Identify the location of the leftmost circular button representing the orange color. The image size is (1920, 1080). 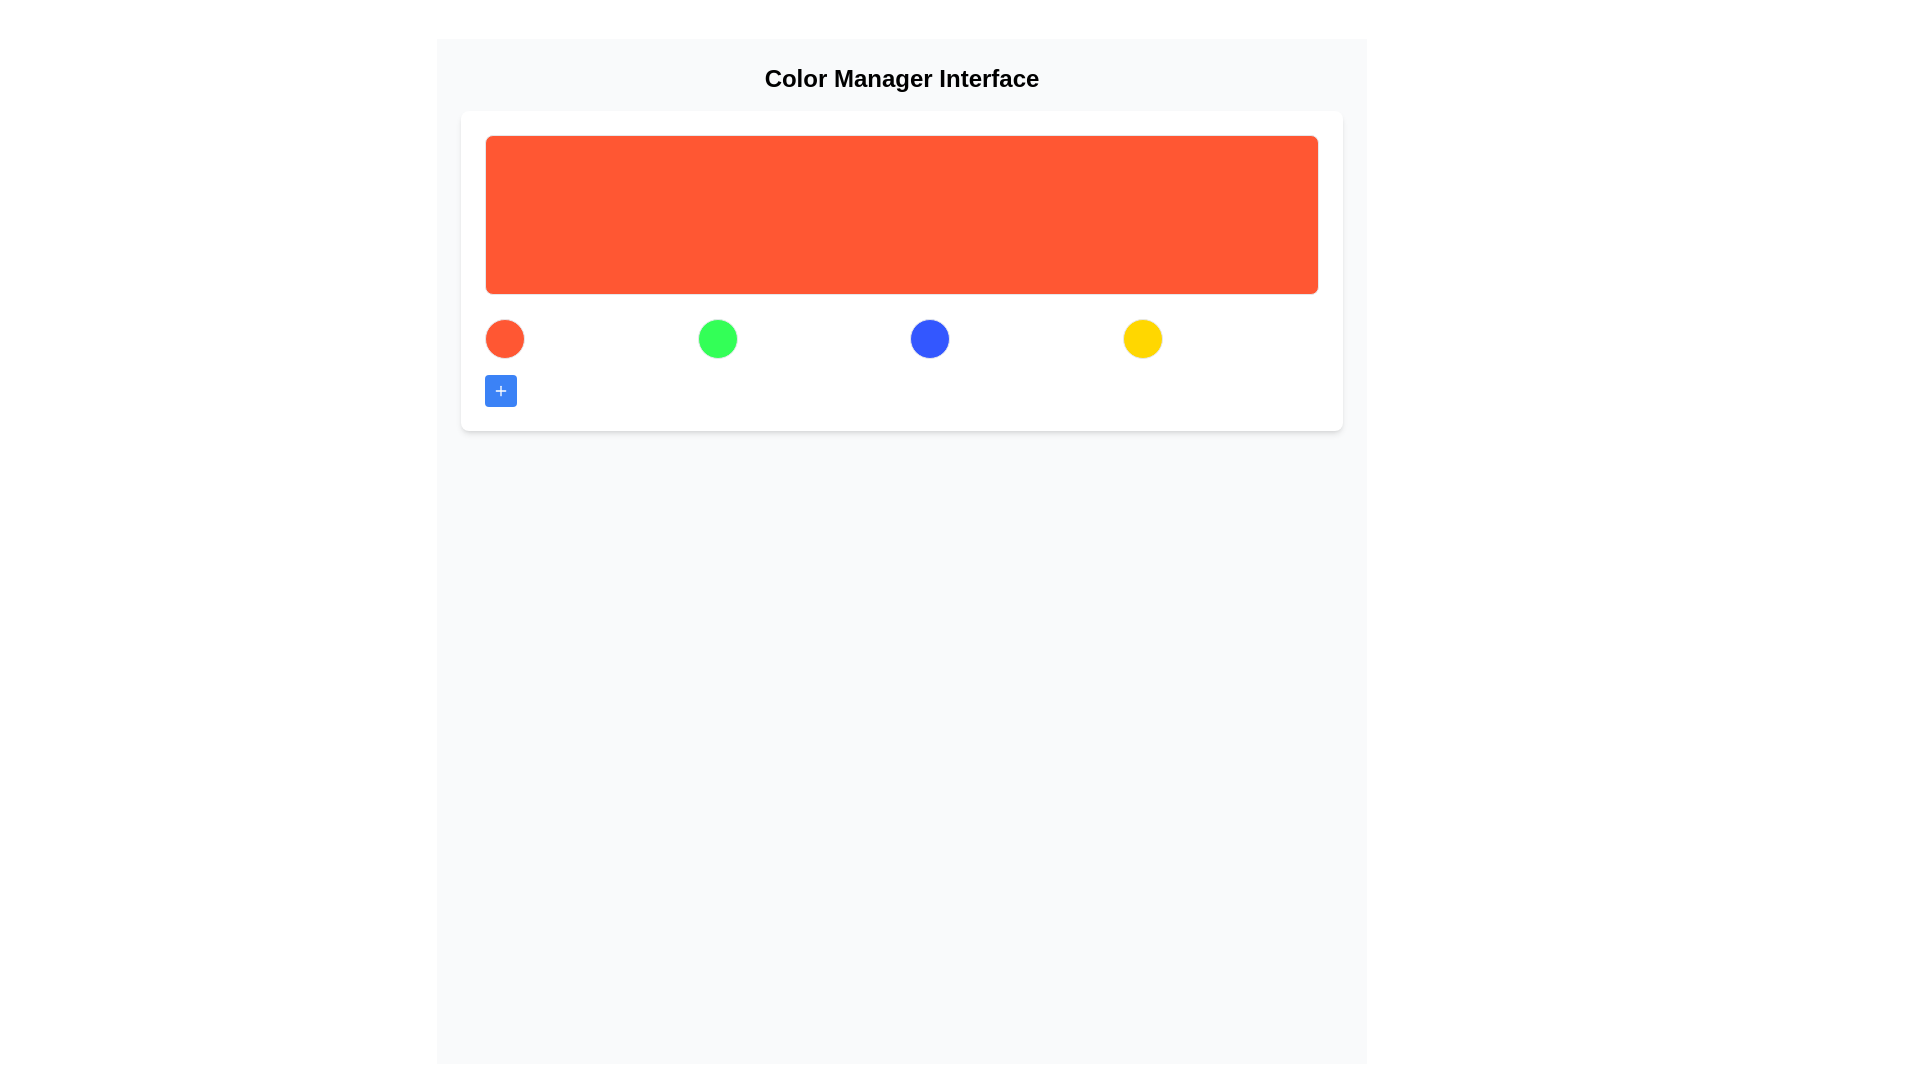
(504, 338).